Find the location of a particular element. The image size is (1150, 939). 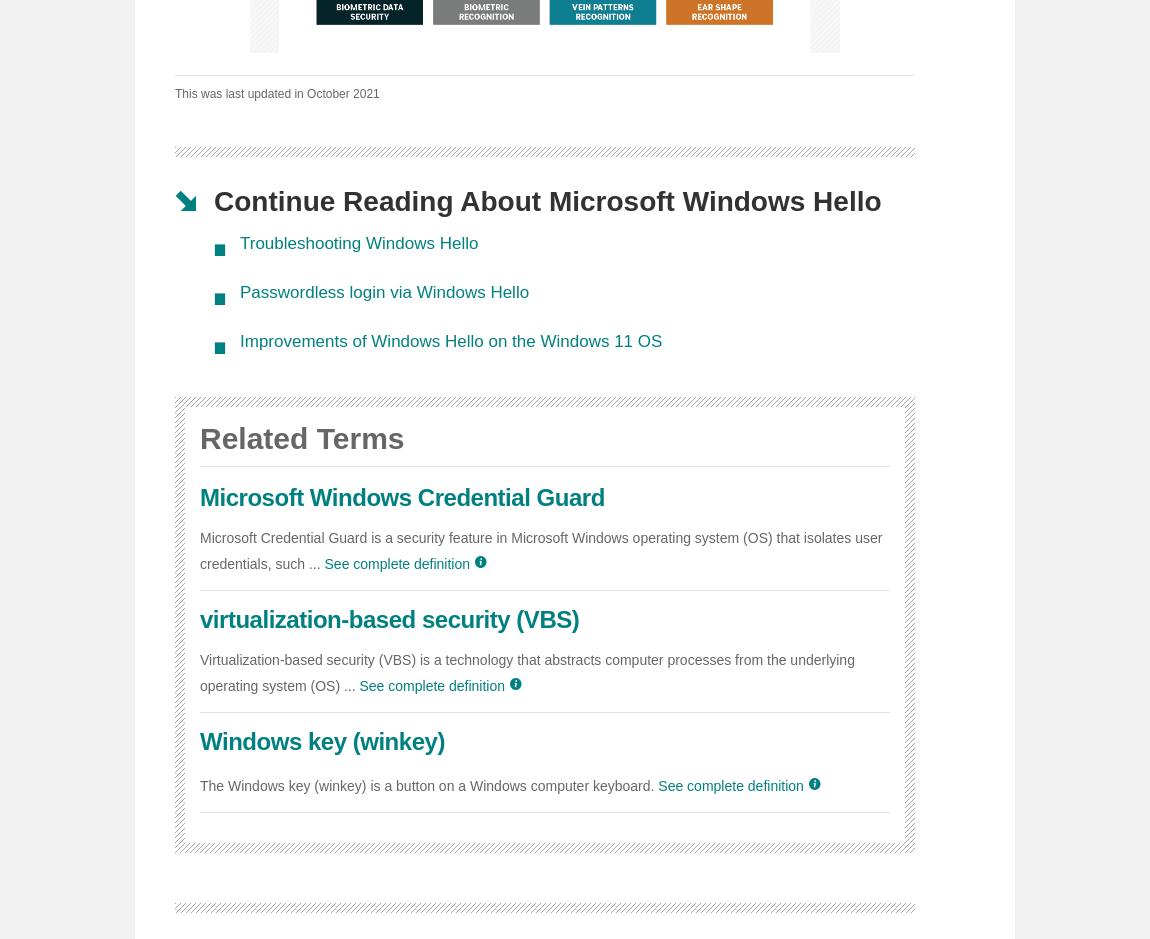

'Improvements of Windows Hello on the Windows 11 OS' is located at coordinates (451, 340).